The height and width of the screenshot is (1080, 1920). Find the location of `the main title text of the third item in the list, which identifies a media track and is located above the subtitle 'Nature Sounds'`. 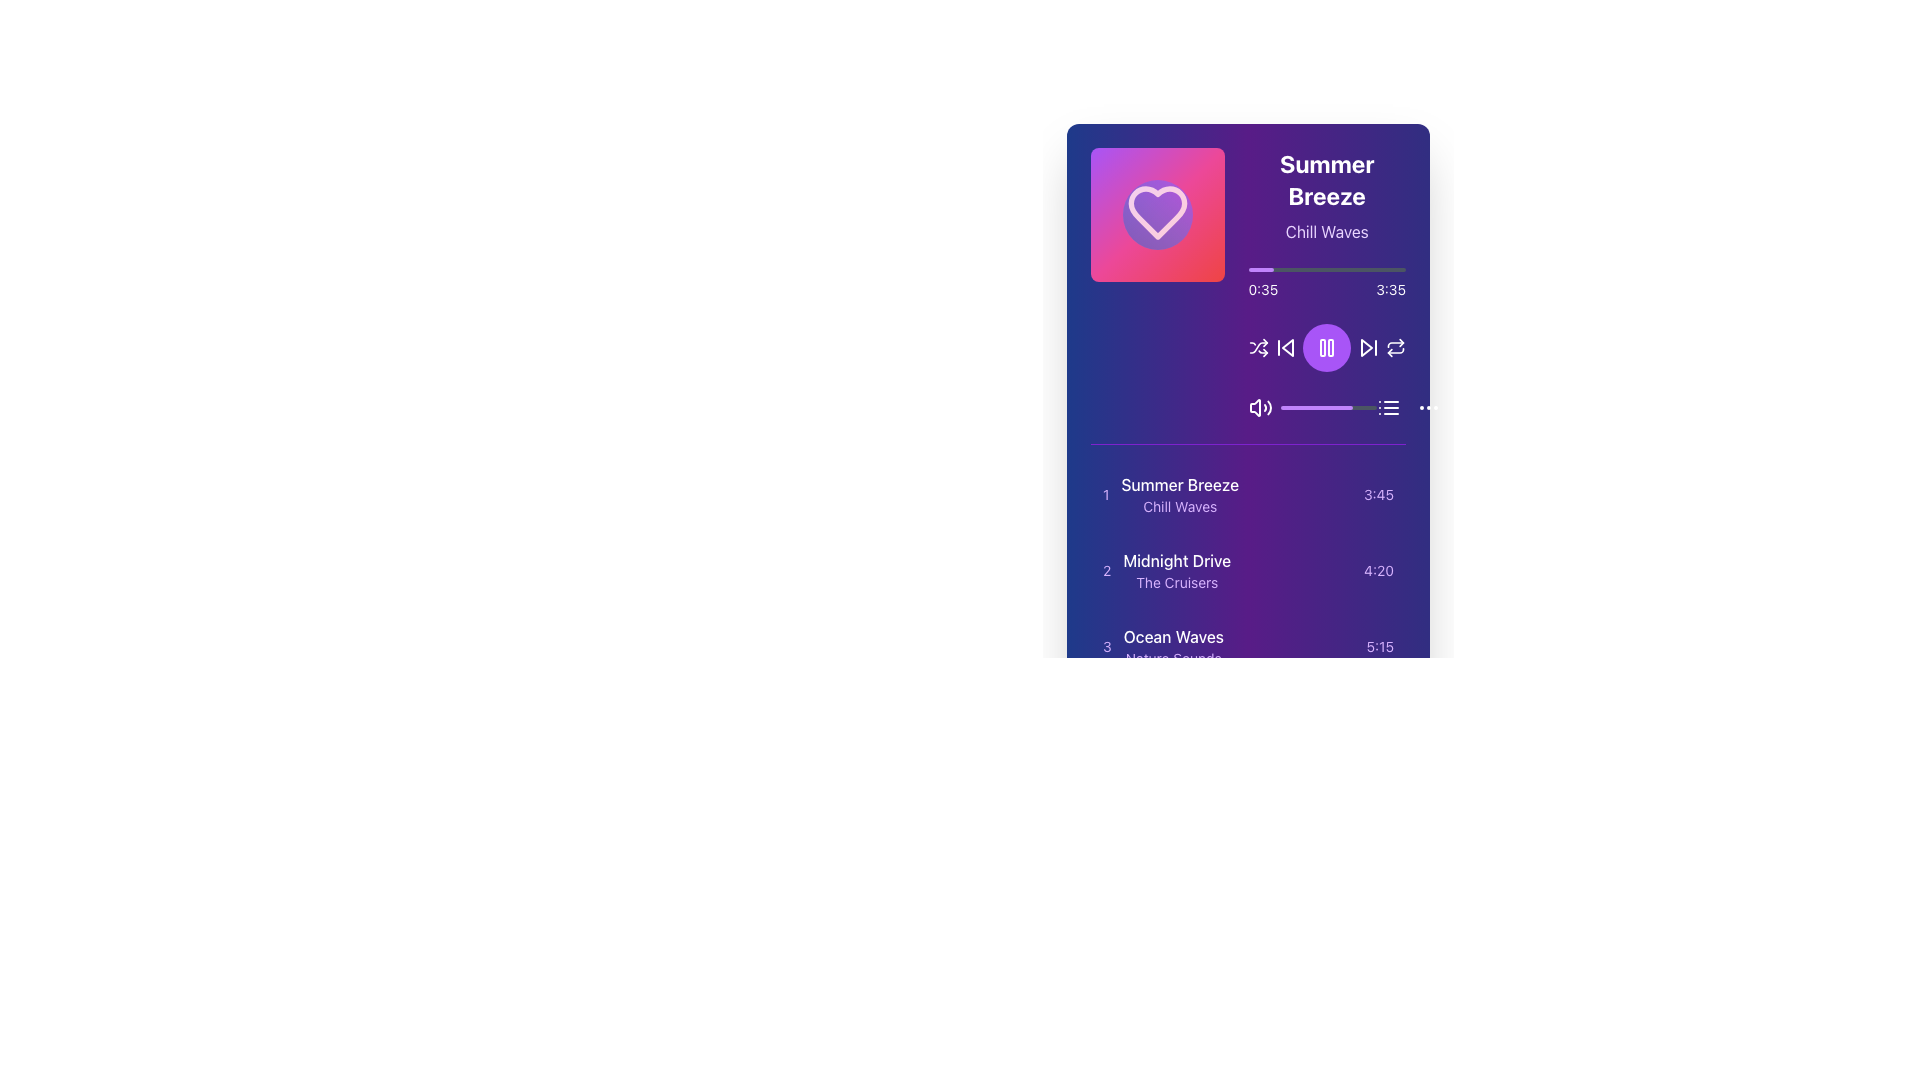

the main title text of the third item in the list, which identifies a media track and is located above the subtitle 'Nature Sounds' is located at coordinates (1173, 636).